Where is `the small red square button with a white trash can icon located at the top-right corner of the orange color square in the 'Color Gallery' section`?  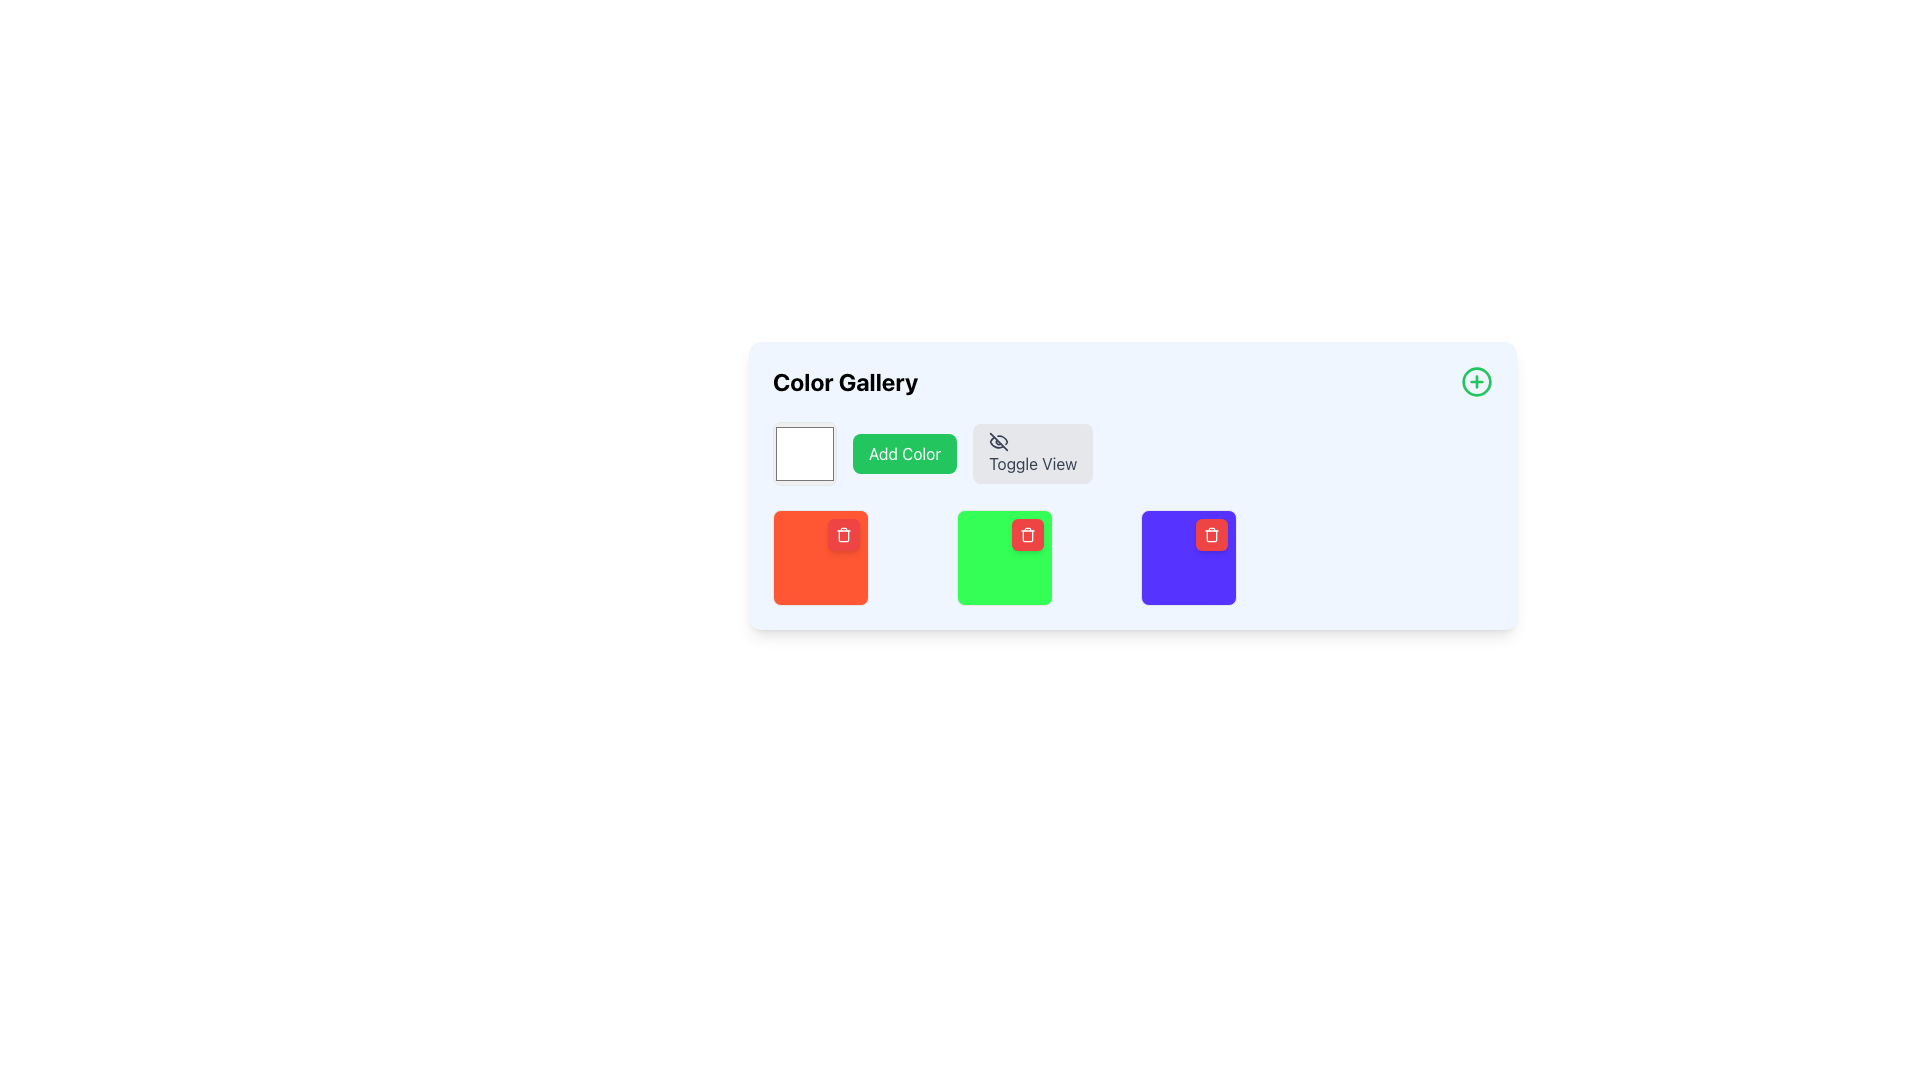 the small red square button with a white trash can icon located at the top-right corner of the orange color square in the 'Color Gallery' section is located at coordinates (844, 534).